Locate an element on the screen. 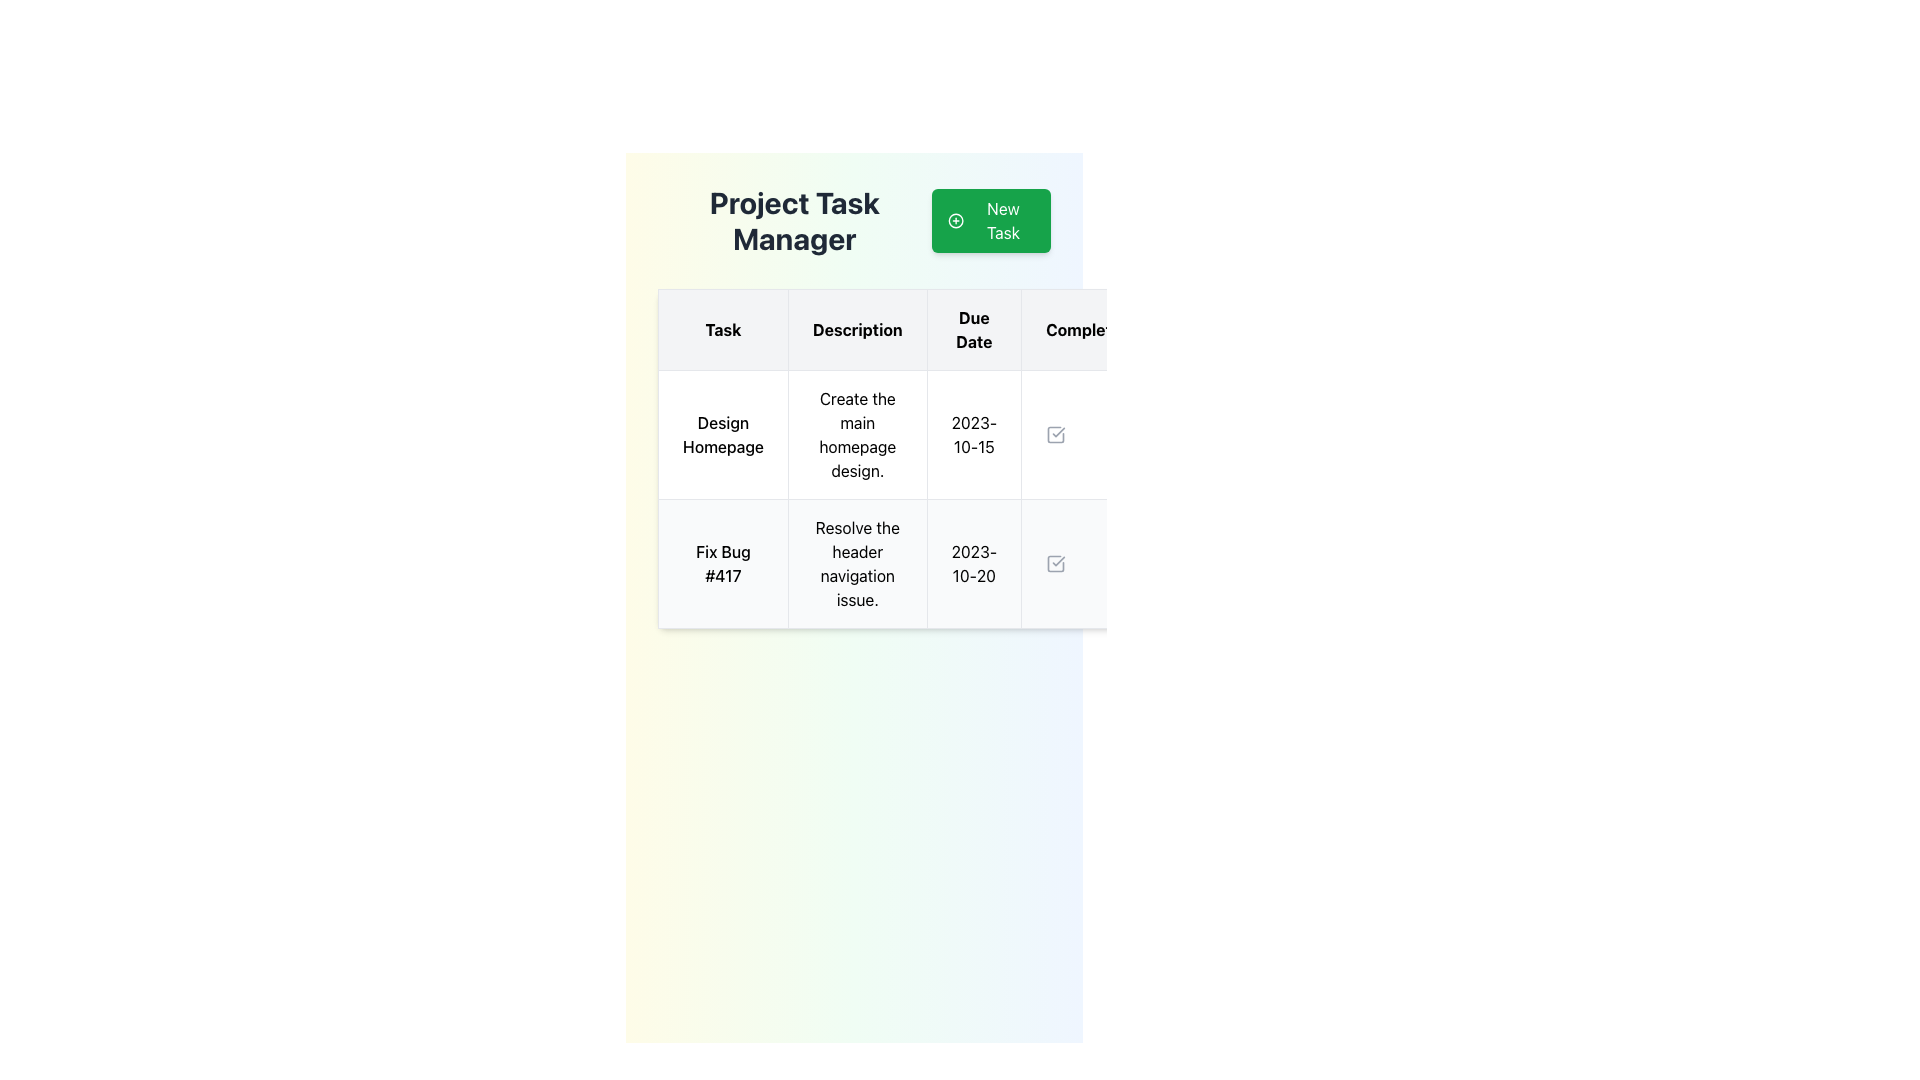 This screenshot has width=1920, height=1080. the text-centered cell displaying 'Resolve the header navigation issue.' in the task management table is located at coordinates (857, 563).